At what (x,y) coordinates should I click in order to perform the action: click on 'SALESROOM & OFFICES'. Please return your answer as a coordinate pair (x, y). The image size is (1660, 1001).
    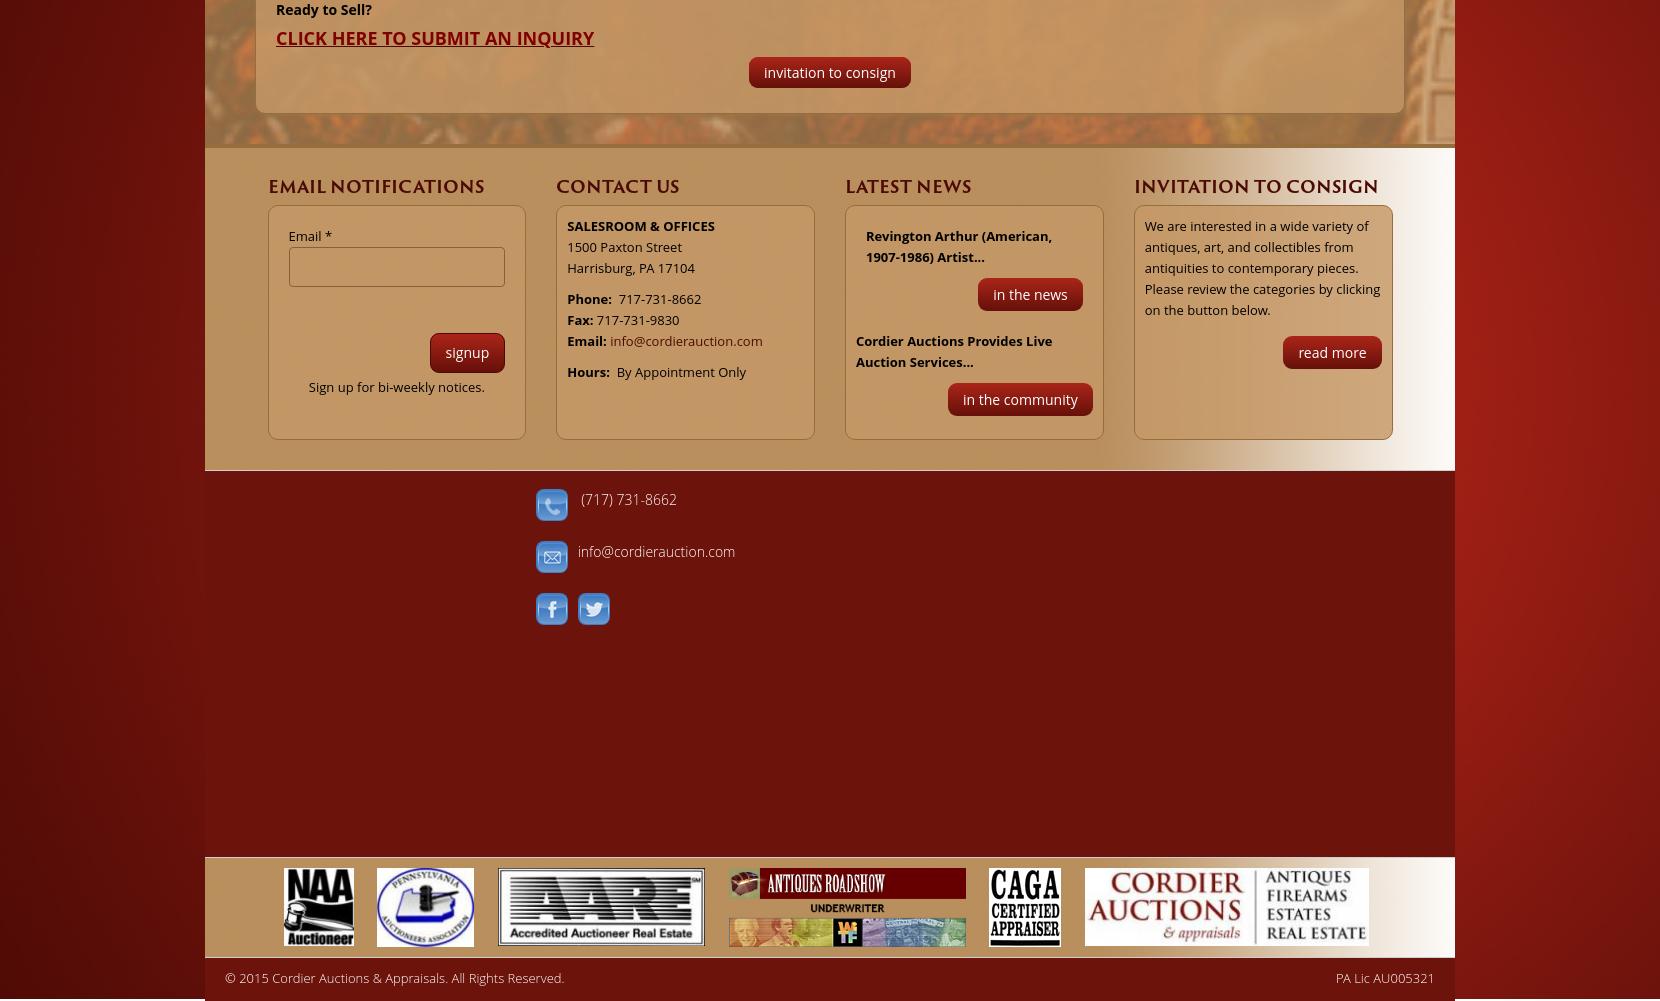
    Looking at the image, I should click on (639, 224).